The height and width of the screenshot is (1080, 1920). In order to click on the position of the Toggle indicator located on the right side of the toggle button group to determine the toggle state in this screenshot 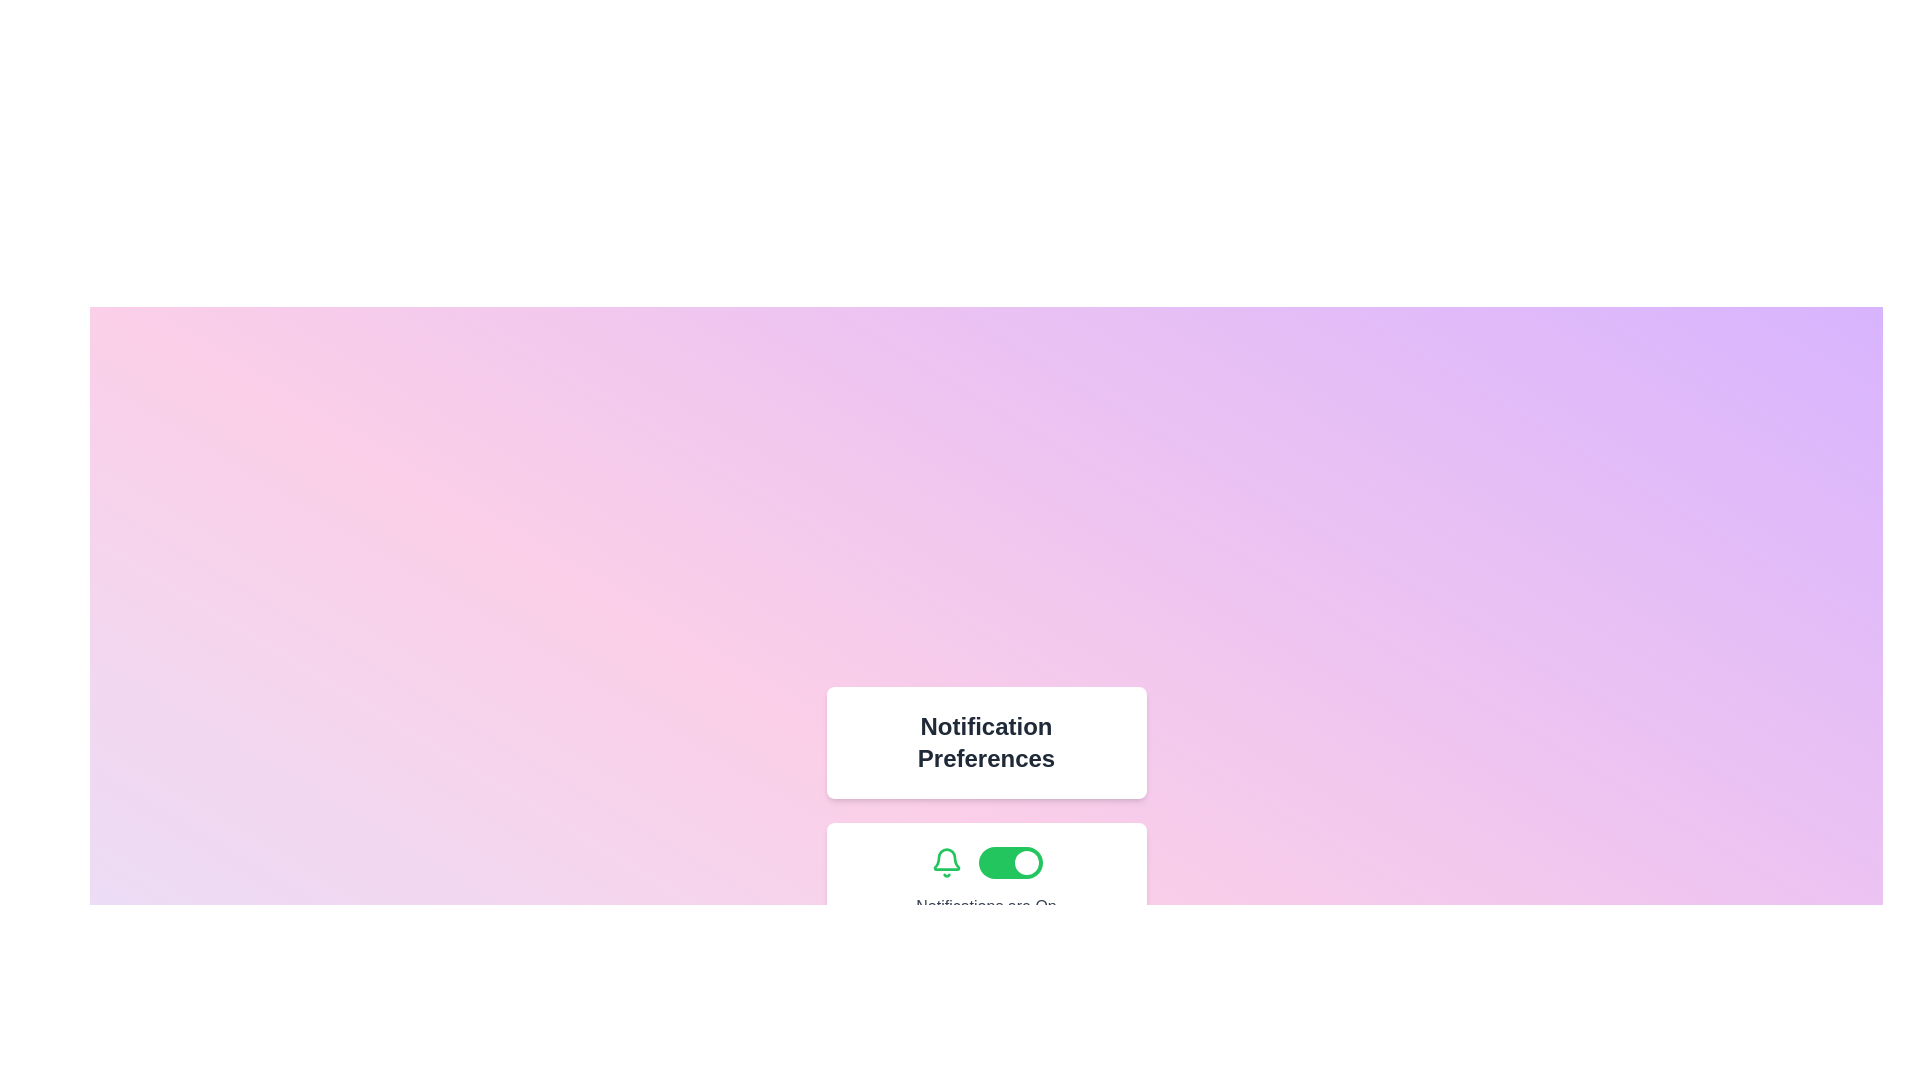, I will do `click(1026, 862)`.